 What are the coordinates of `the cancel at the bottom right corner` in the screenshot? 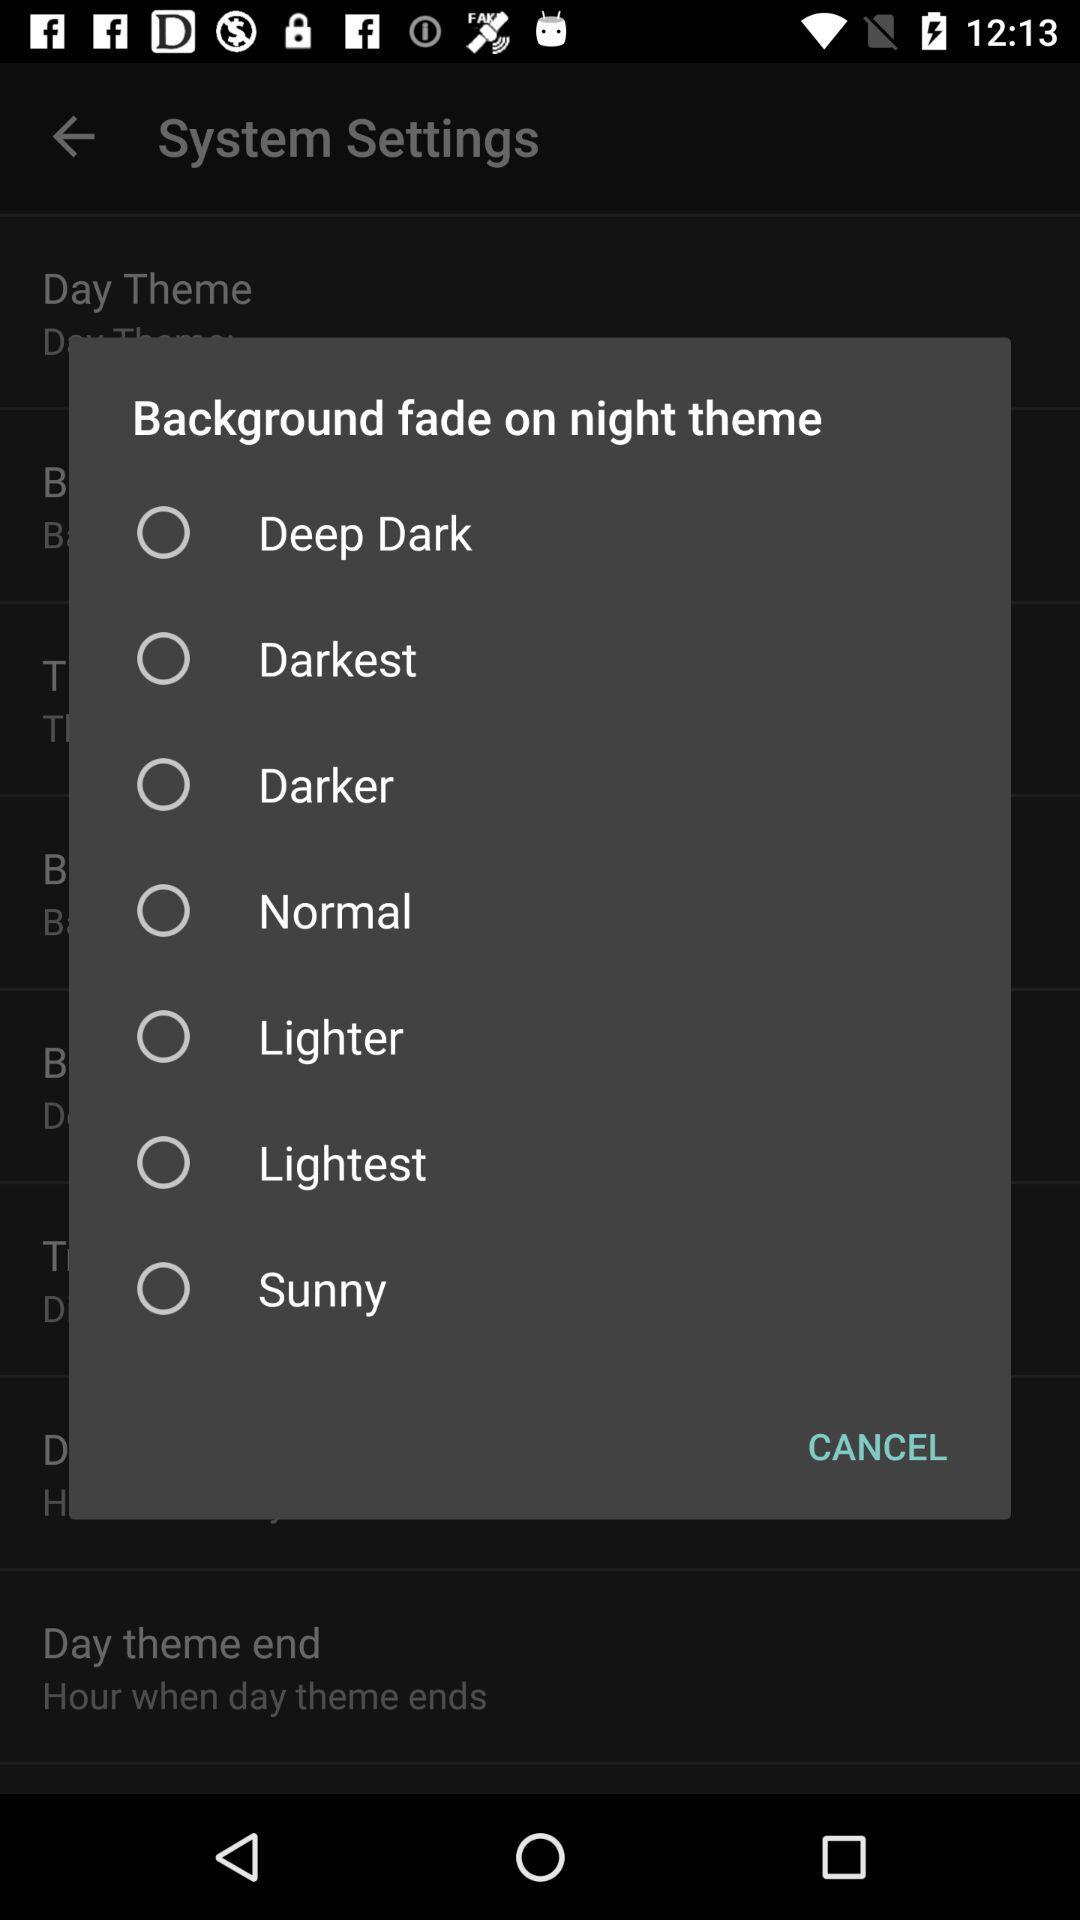 It's located at (876, 1445).